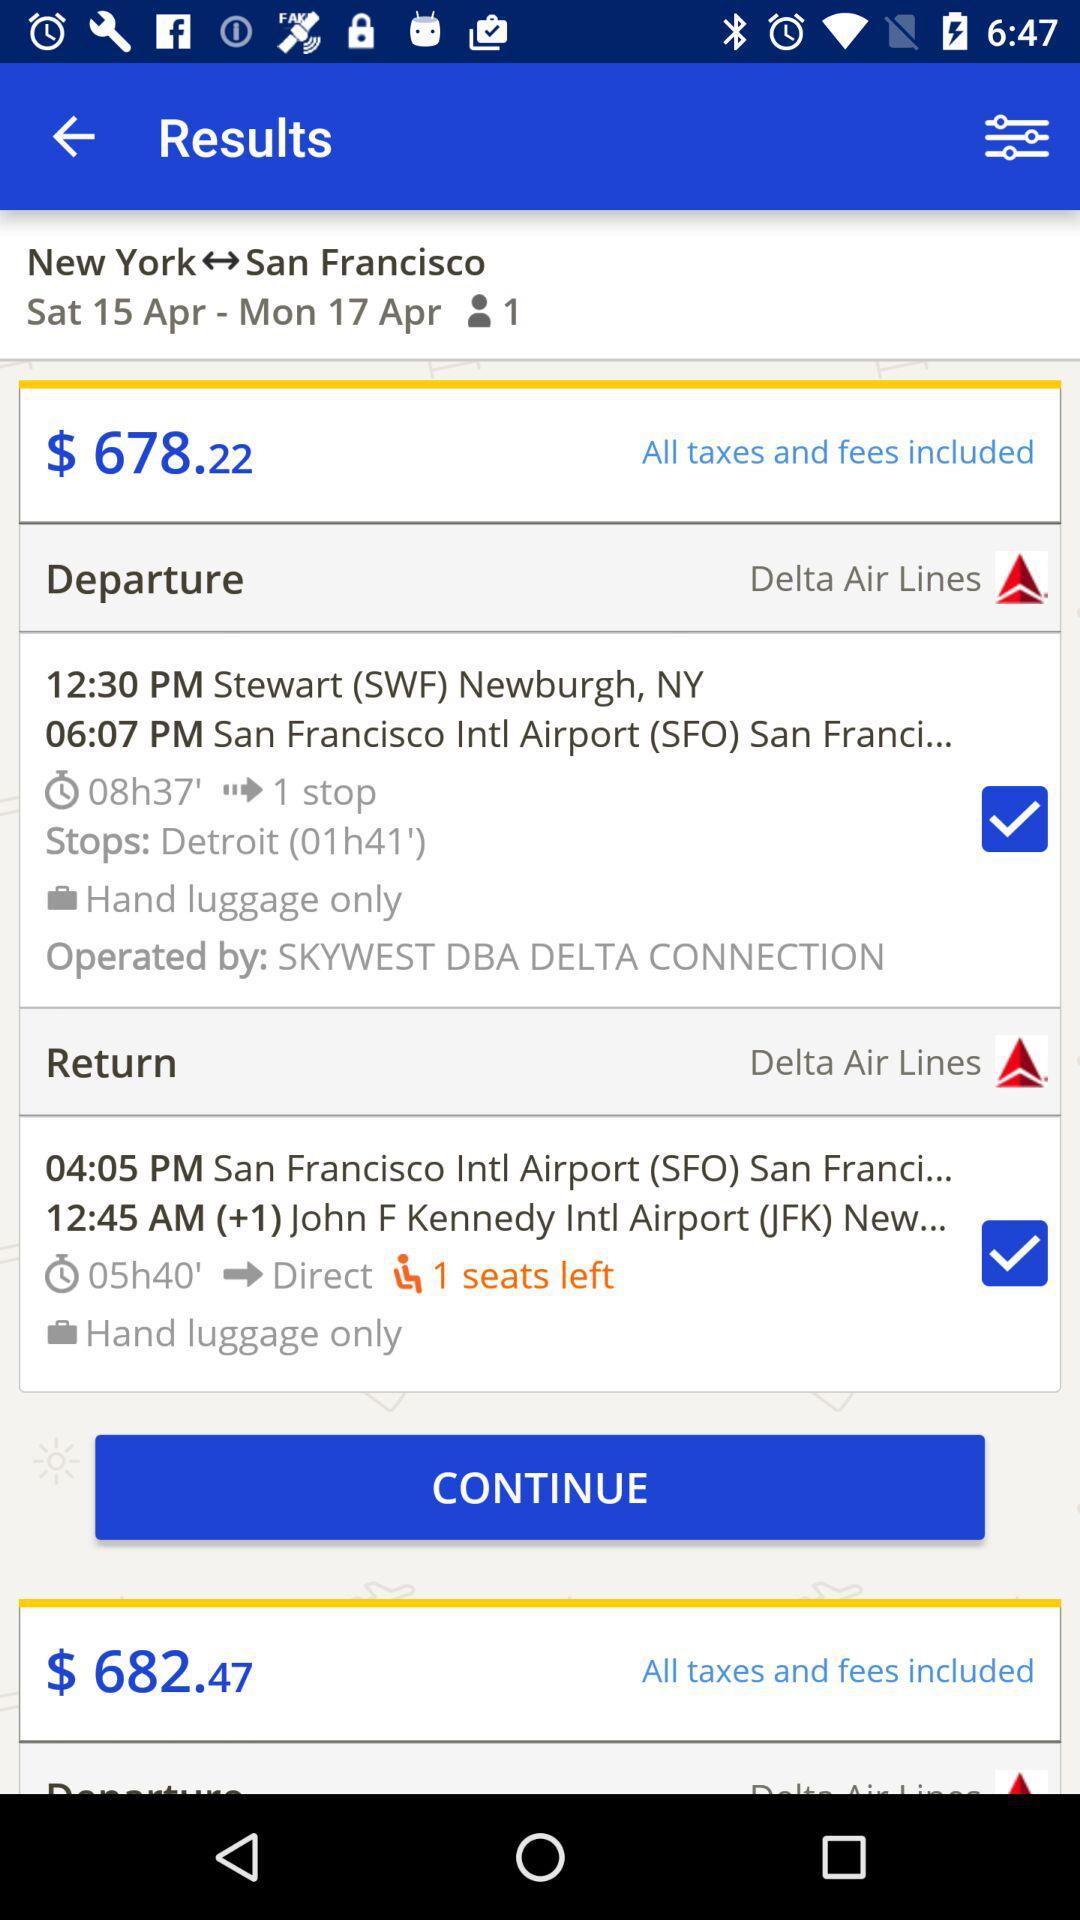 This screenshot has height=1920, width=1080. Describe the element at coordinates (72, 135) in the screenshot. I see `icon above the new york icon` at that location.